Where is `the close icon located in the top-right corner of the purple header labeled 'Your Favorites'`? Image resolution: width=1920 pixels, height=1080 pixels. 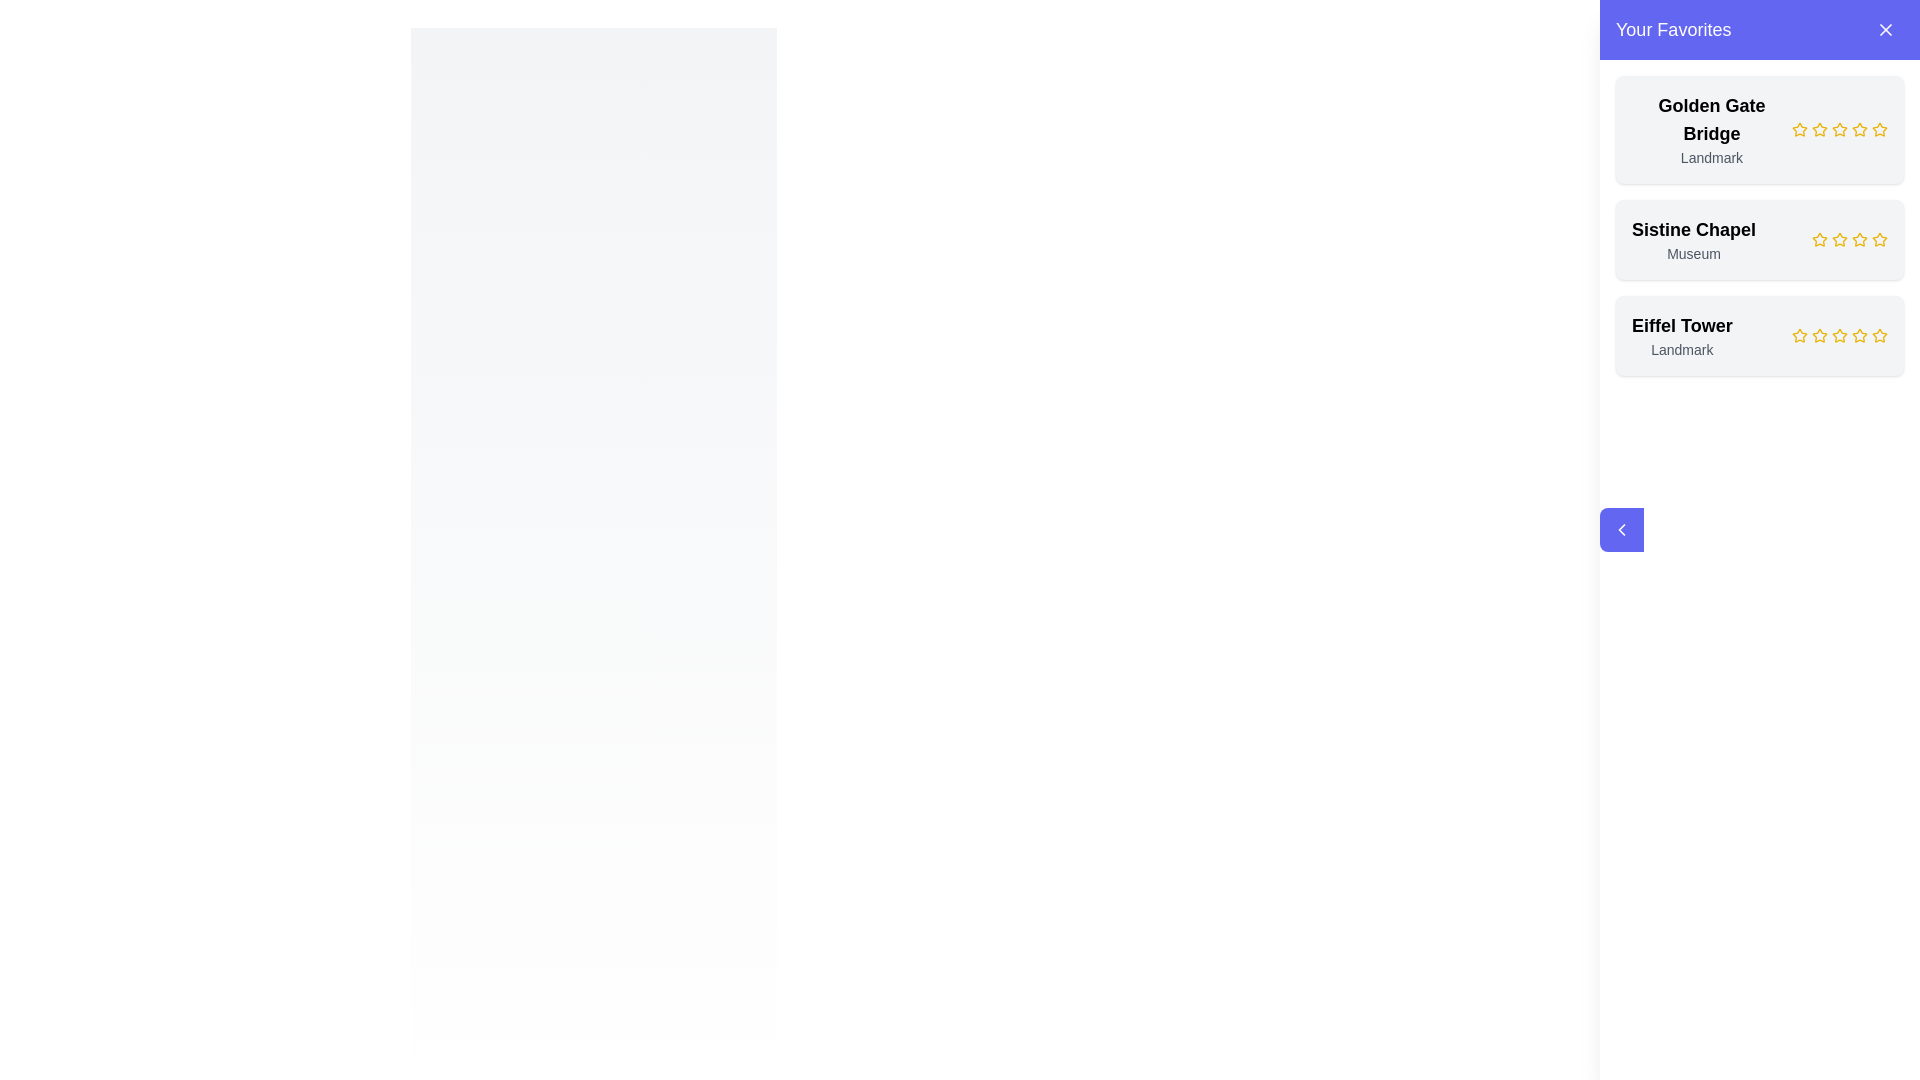
the close icon located in the top-right corner of the purple header labeled 'Your Favorites' is located at coordinates (1885, 30).